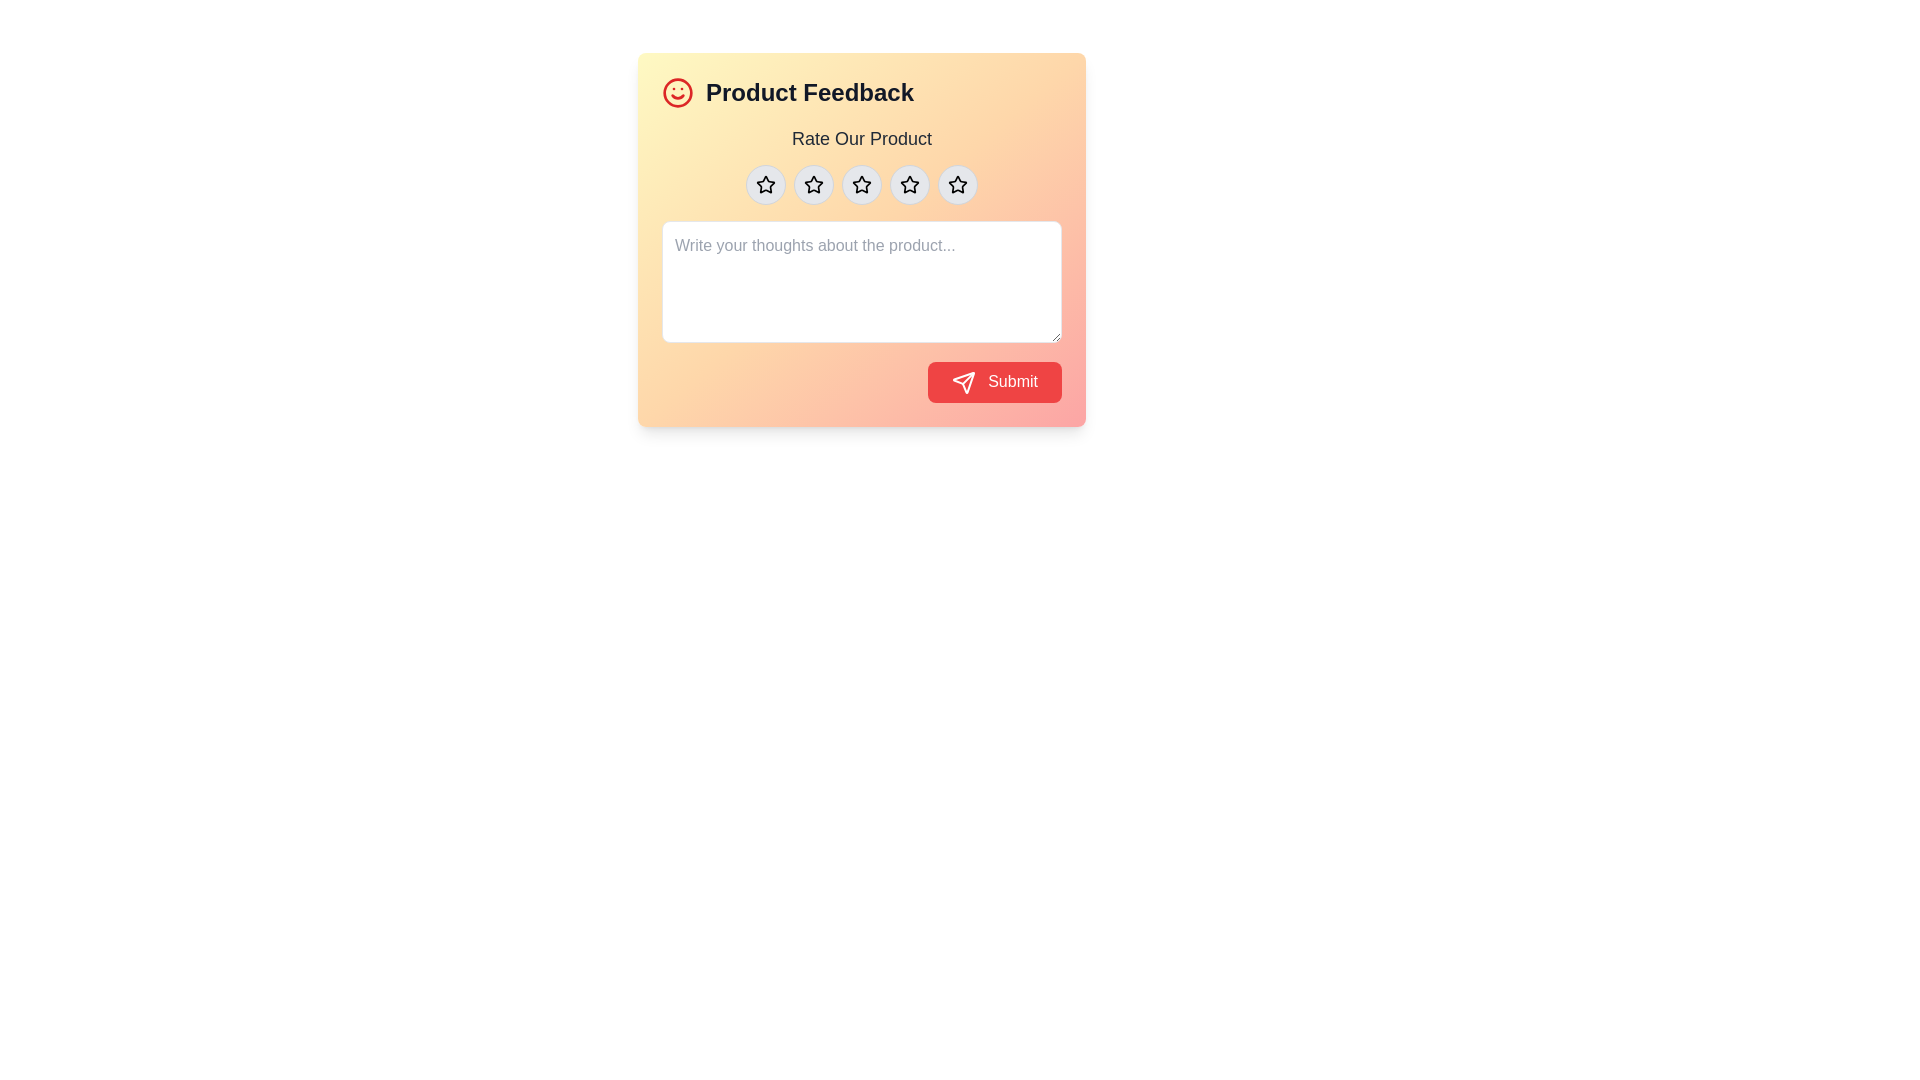  Describe the element at coordinates (765, 185) in the screenshot. I see `the first star-shaped icon in the 'Rate Our Product' section` at that location.